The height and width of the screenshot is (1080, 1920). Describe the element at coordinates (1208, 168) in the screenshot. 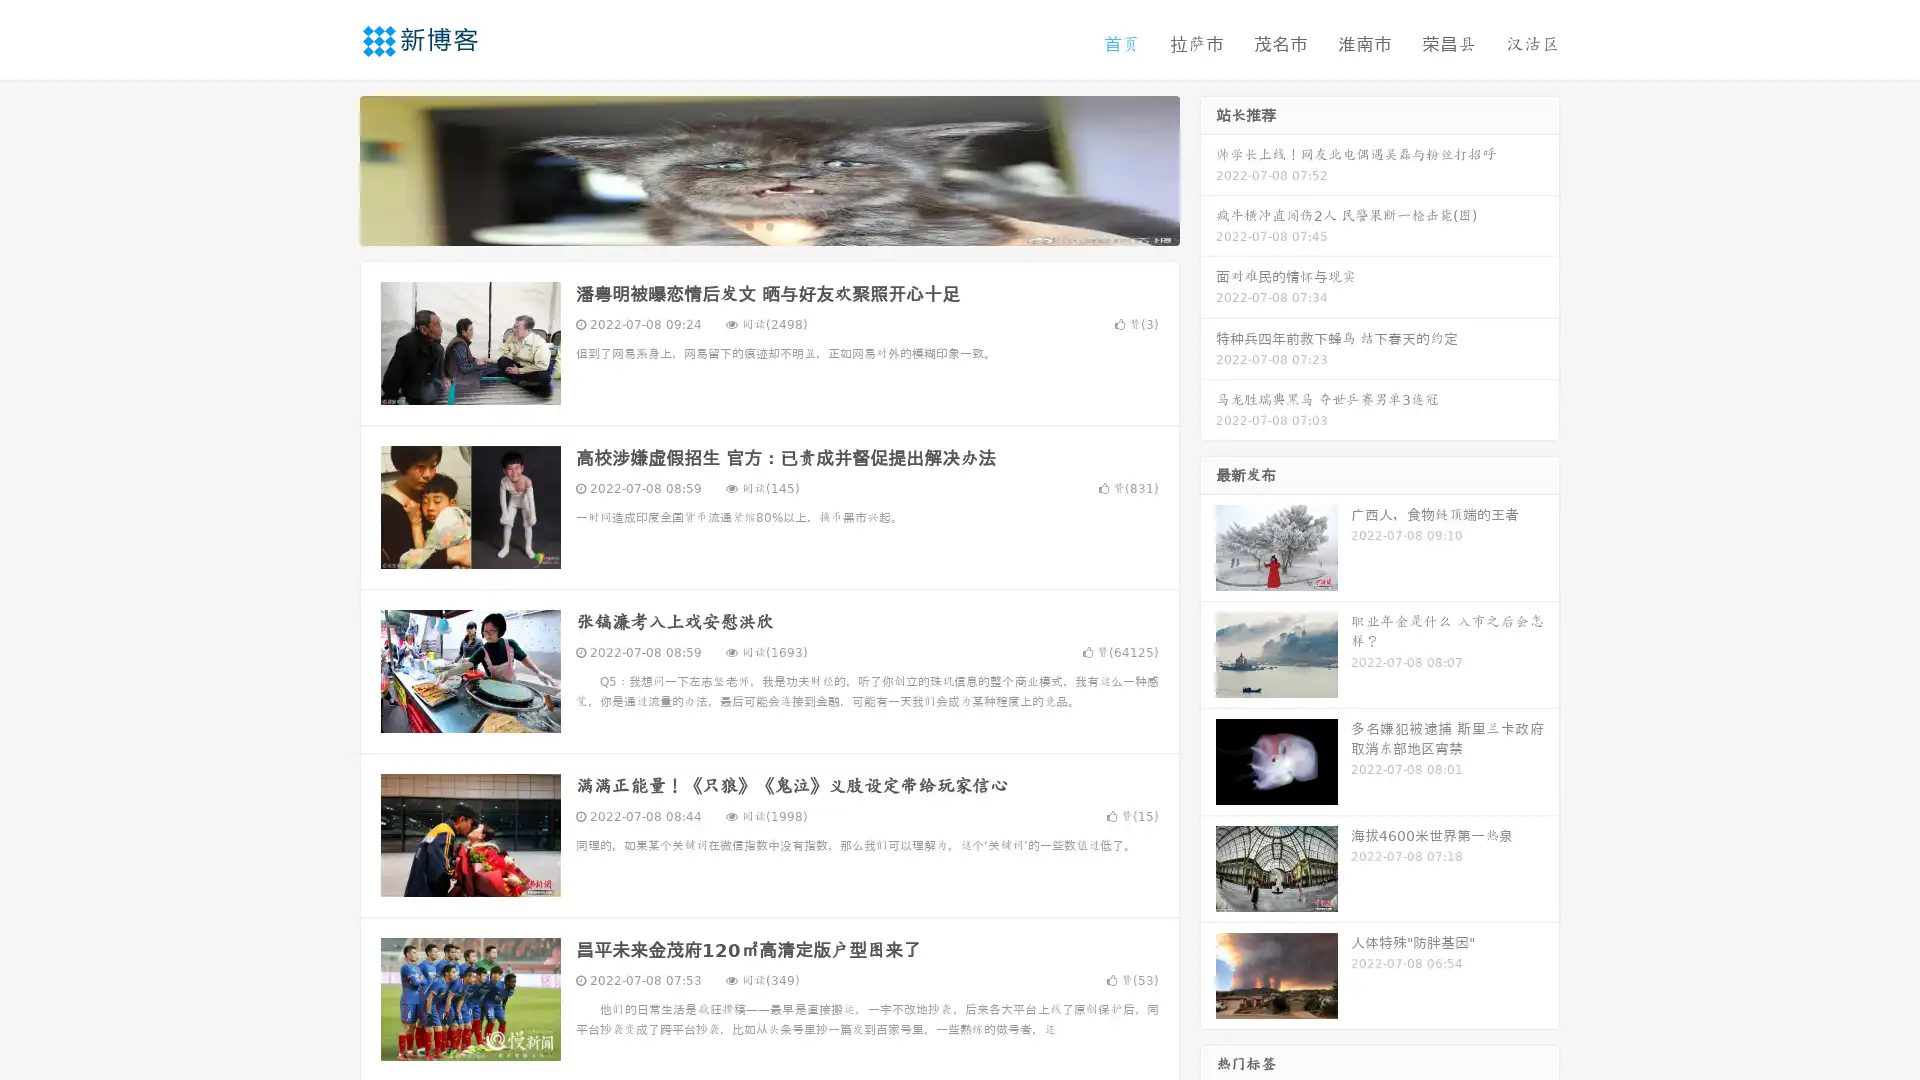

I see `Next slide` at that location.